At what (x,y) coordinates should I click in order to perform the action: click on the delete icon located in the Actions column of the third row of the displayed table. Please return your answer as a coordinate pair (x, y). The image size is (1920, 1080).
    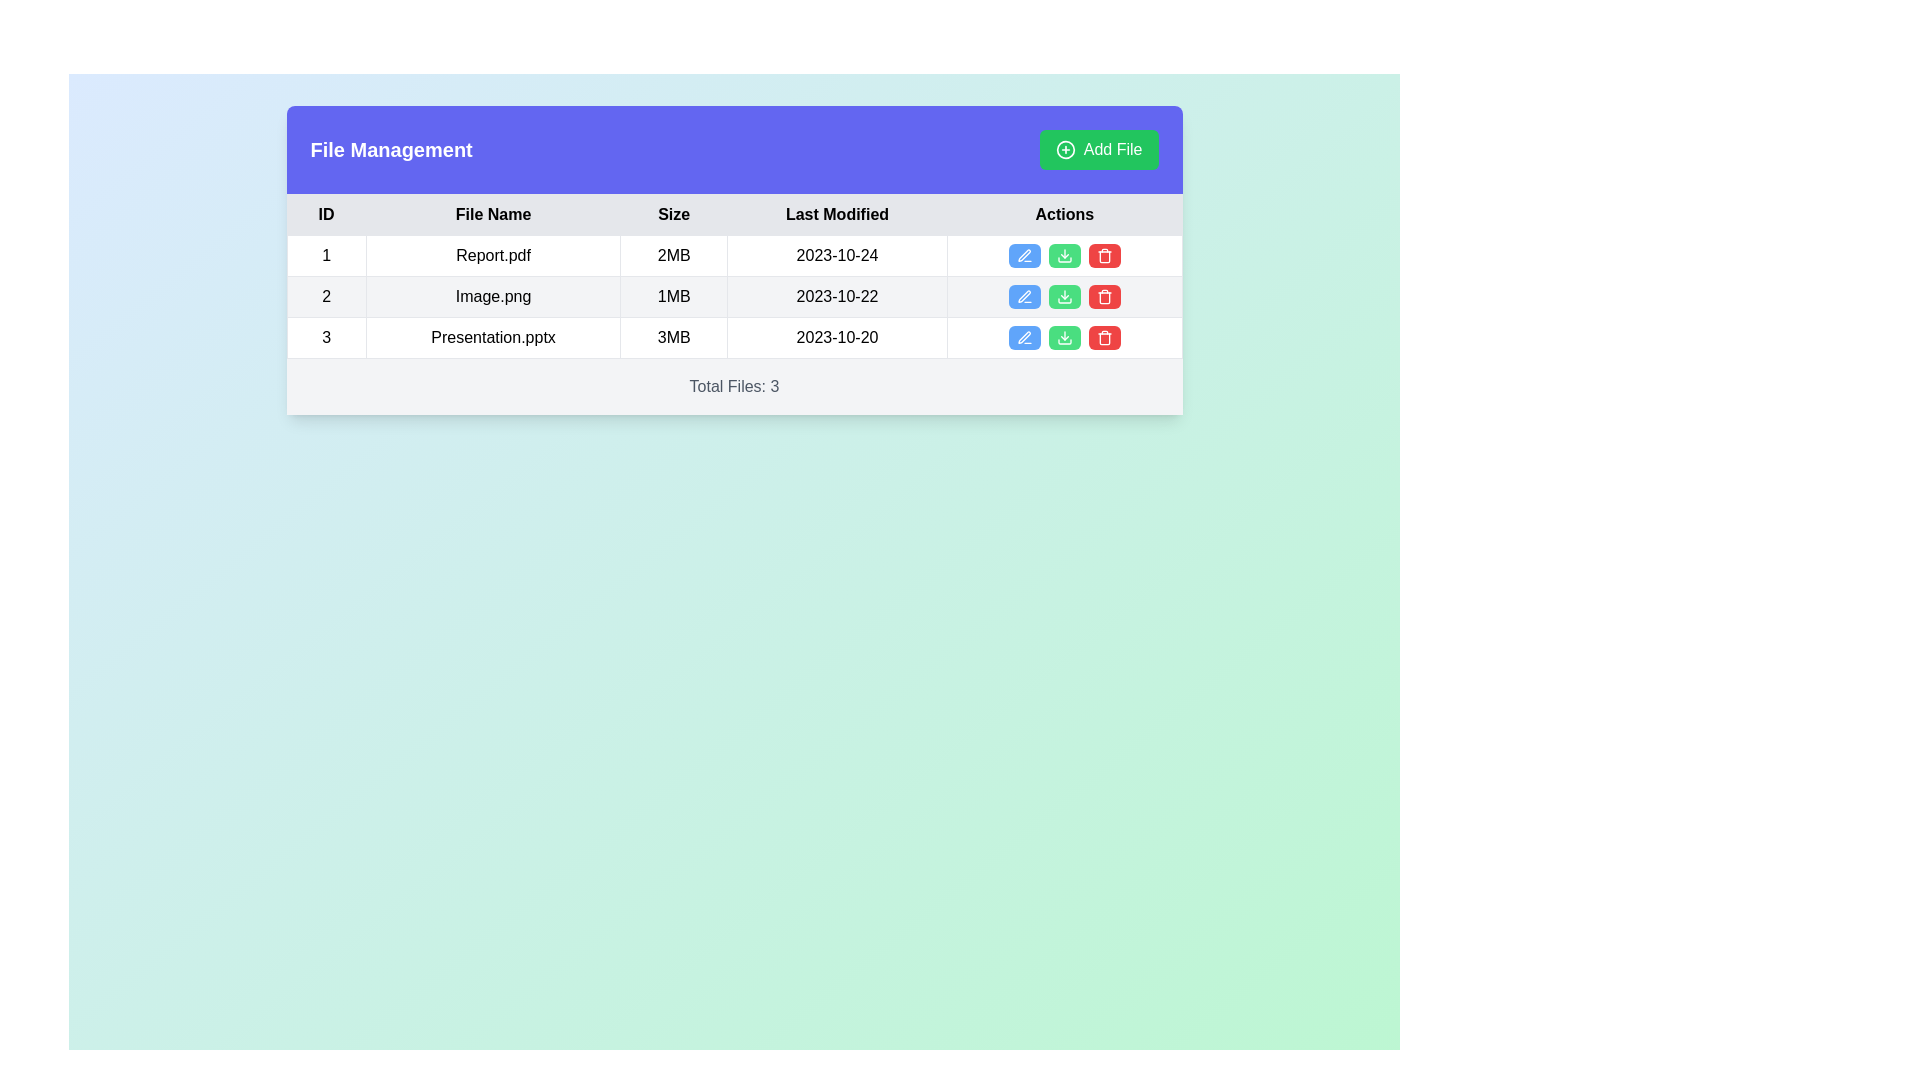
    Looking at the image, I should click on (1103, 297).